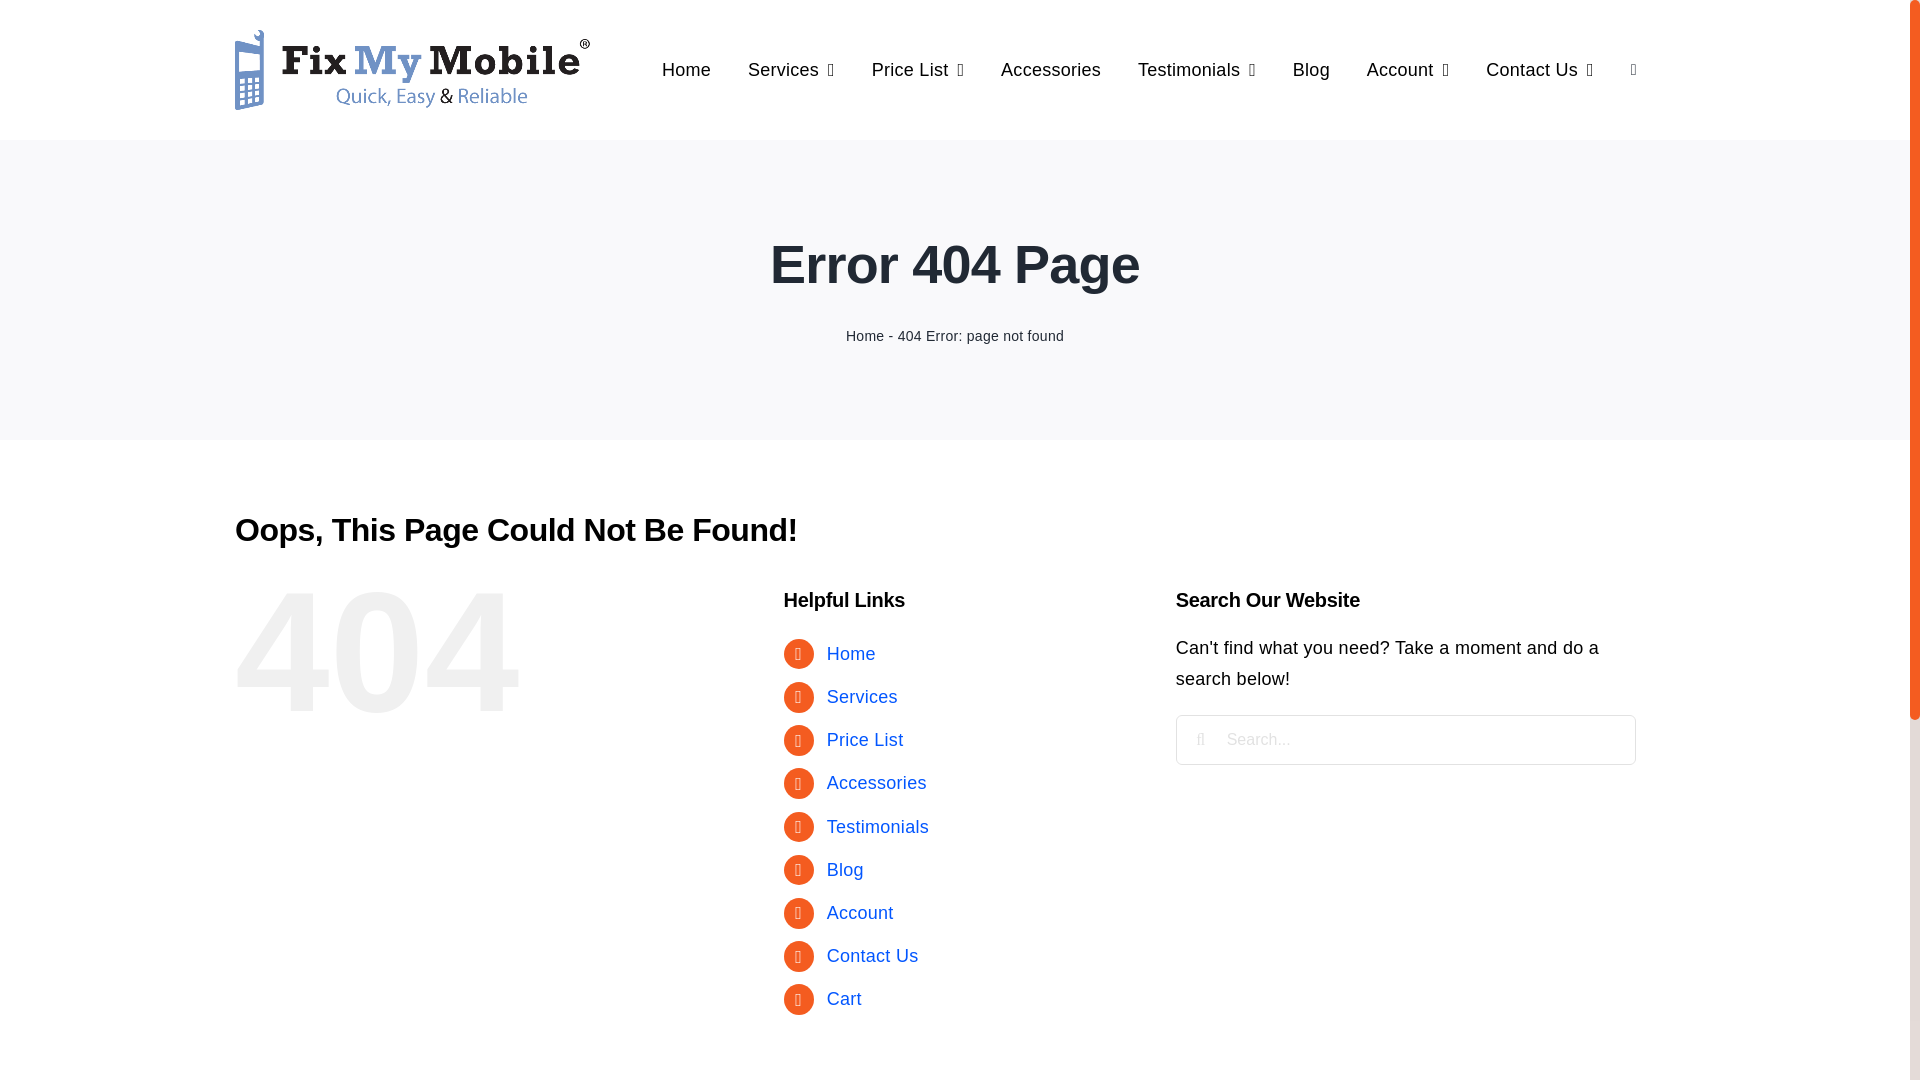  Describe the element at coordinates (826, 913) in the screenshot. I see `'Account'` at that location.